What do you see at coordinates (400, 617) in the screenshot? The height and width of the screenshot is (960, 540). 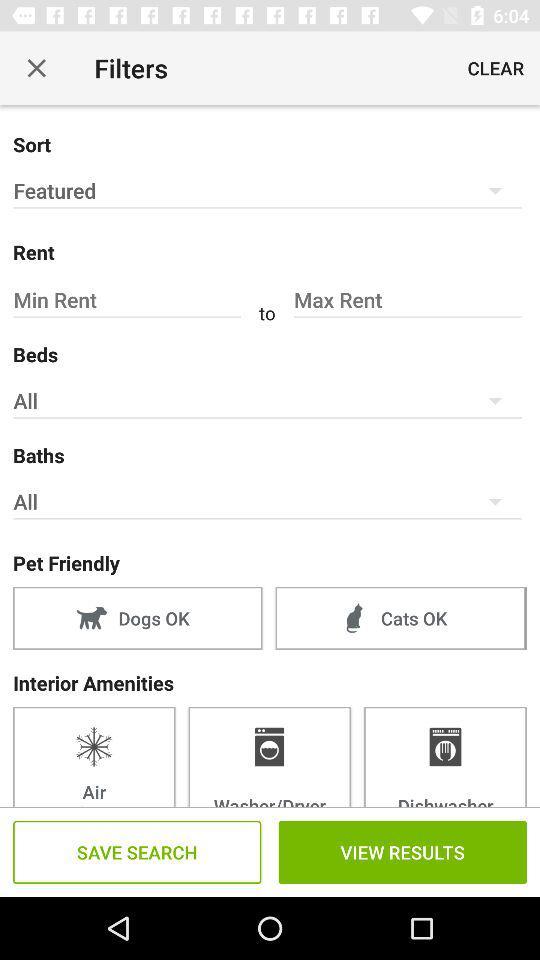 I see `the item above the interior amenities icon` at bounding box center [400, 617].